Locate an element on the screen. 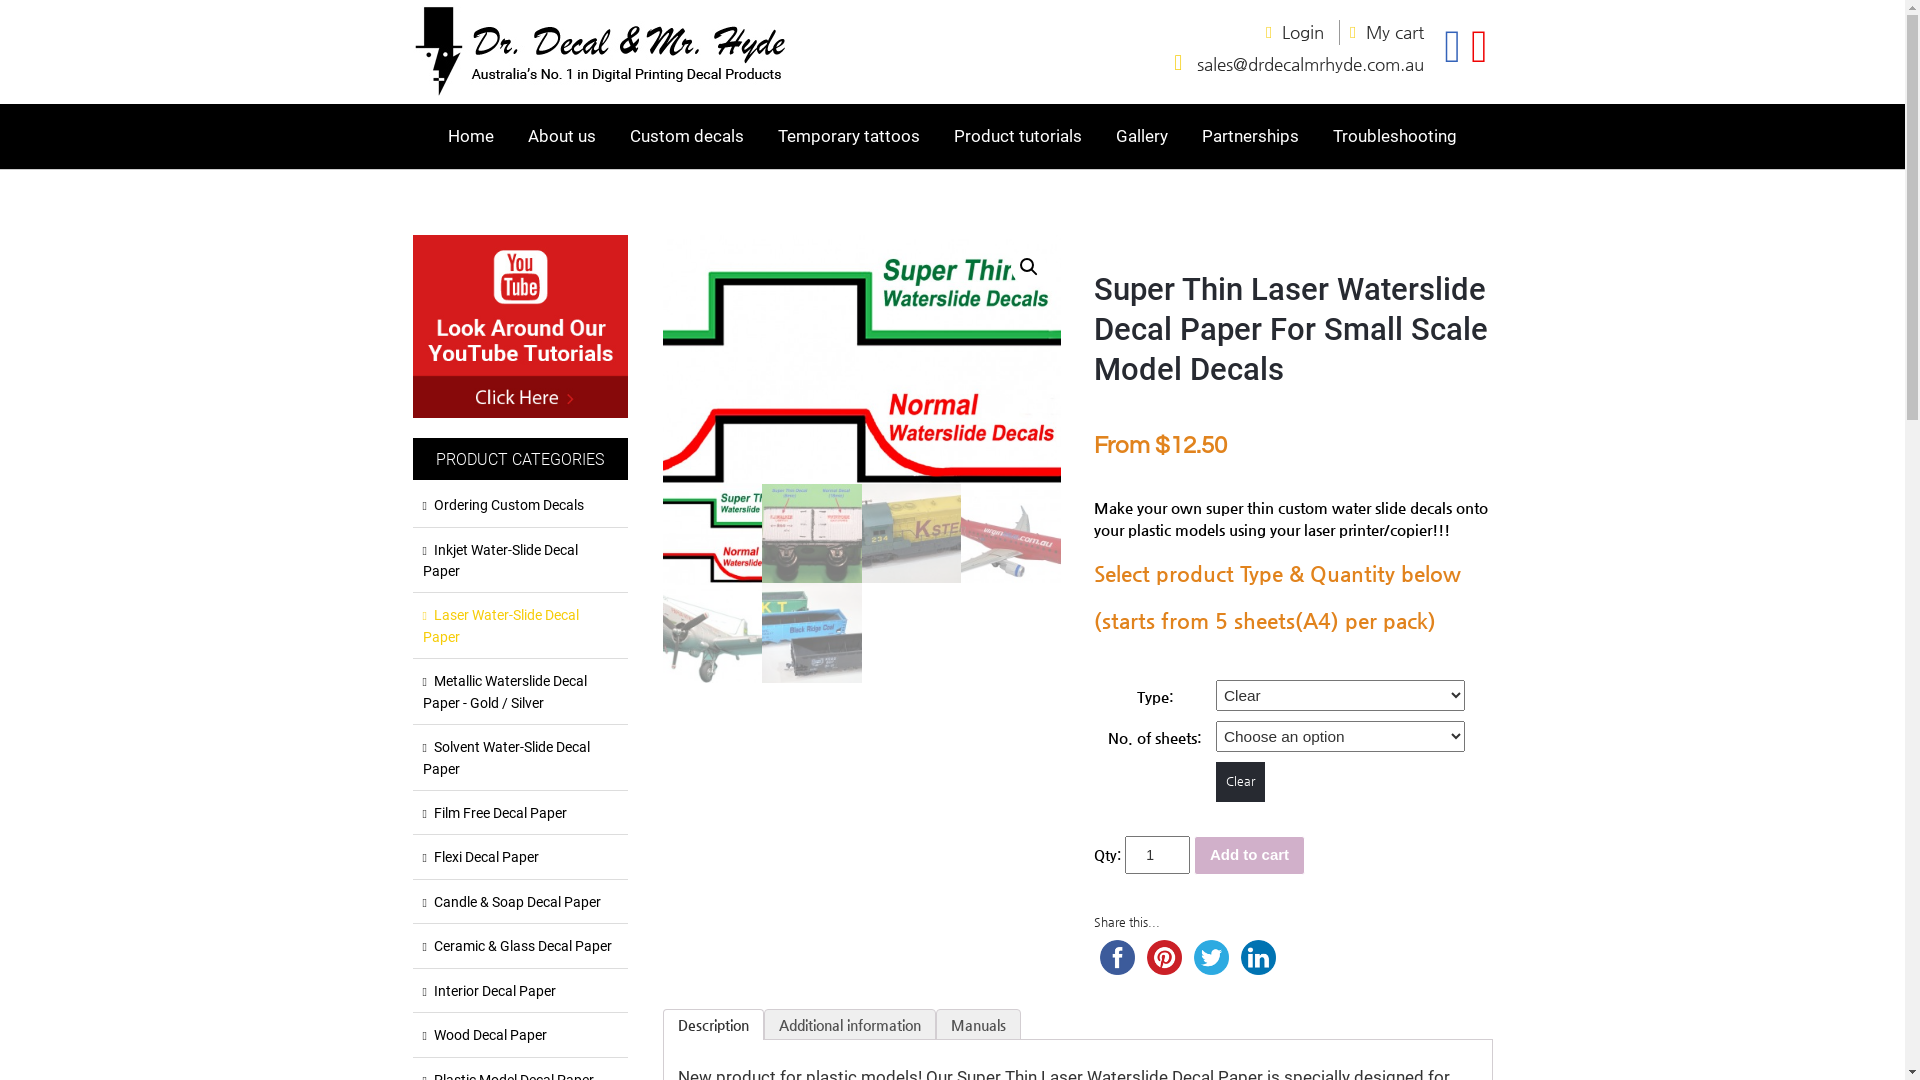 This screenshot has width=1920, height=1080. 'Add to cart' is located at coordinates (1248, 855).